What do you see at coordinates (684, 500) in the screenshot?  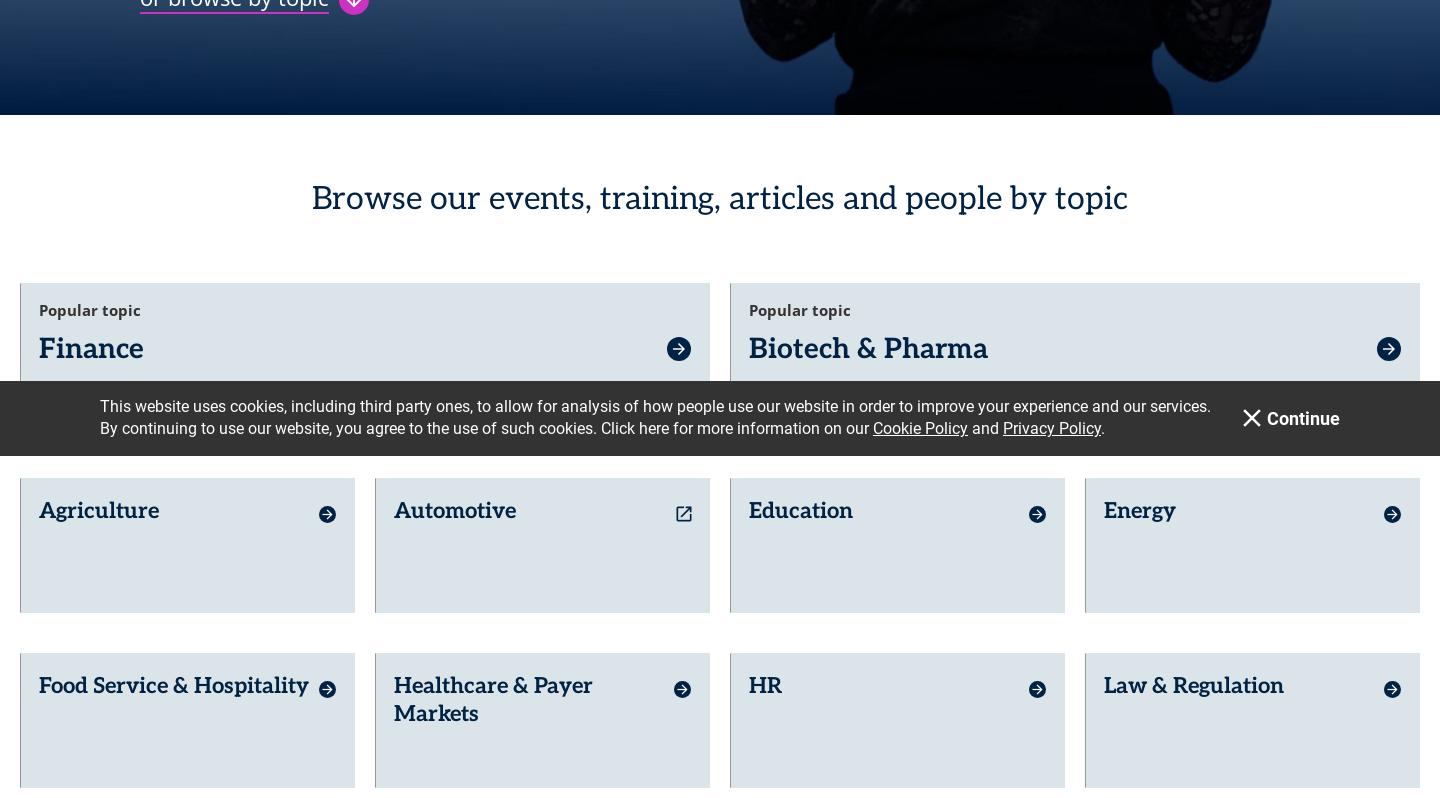 I see `'launch'` at bounding box center [684, 500].